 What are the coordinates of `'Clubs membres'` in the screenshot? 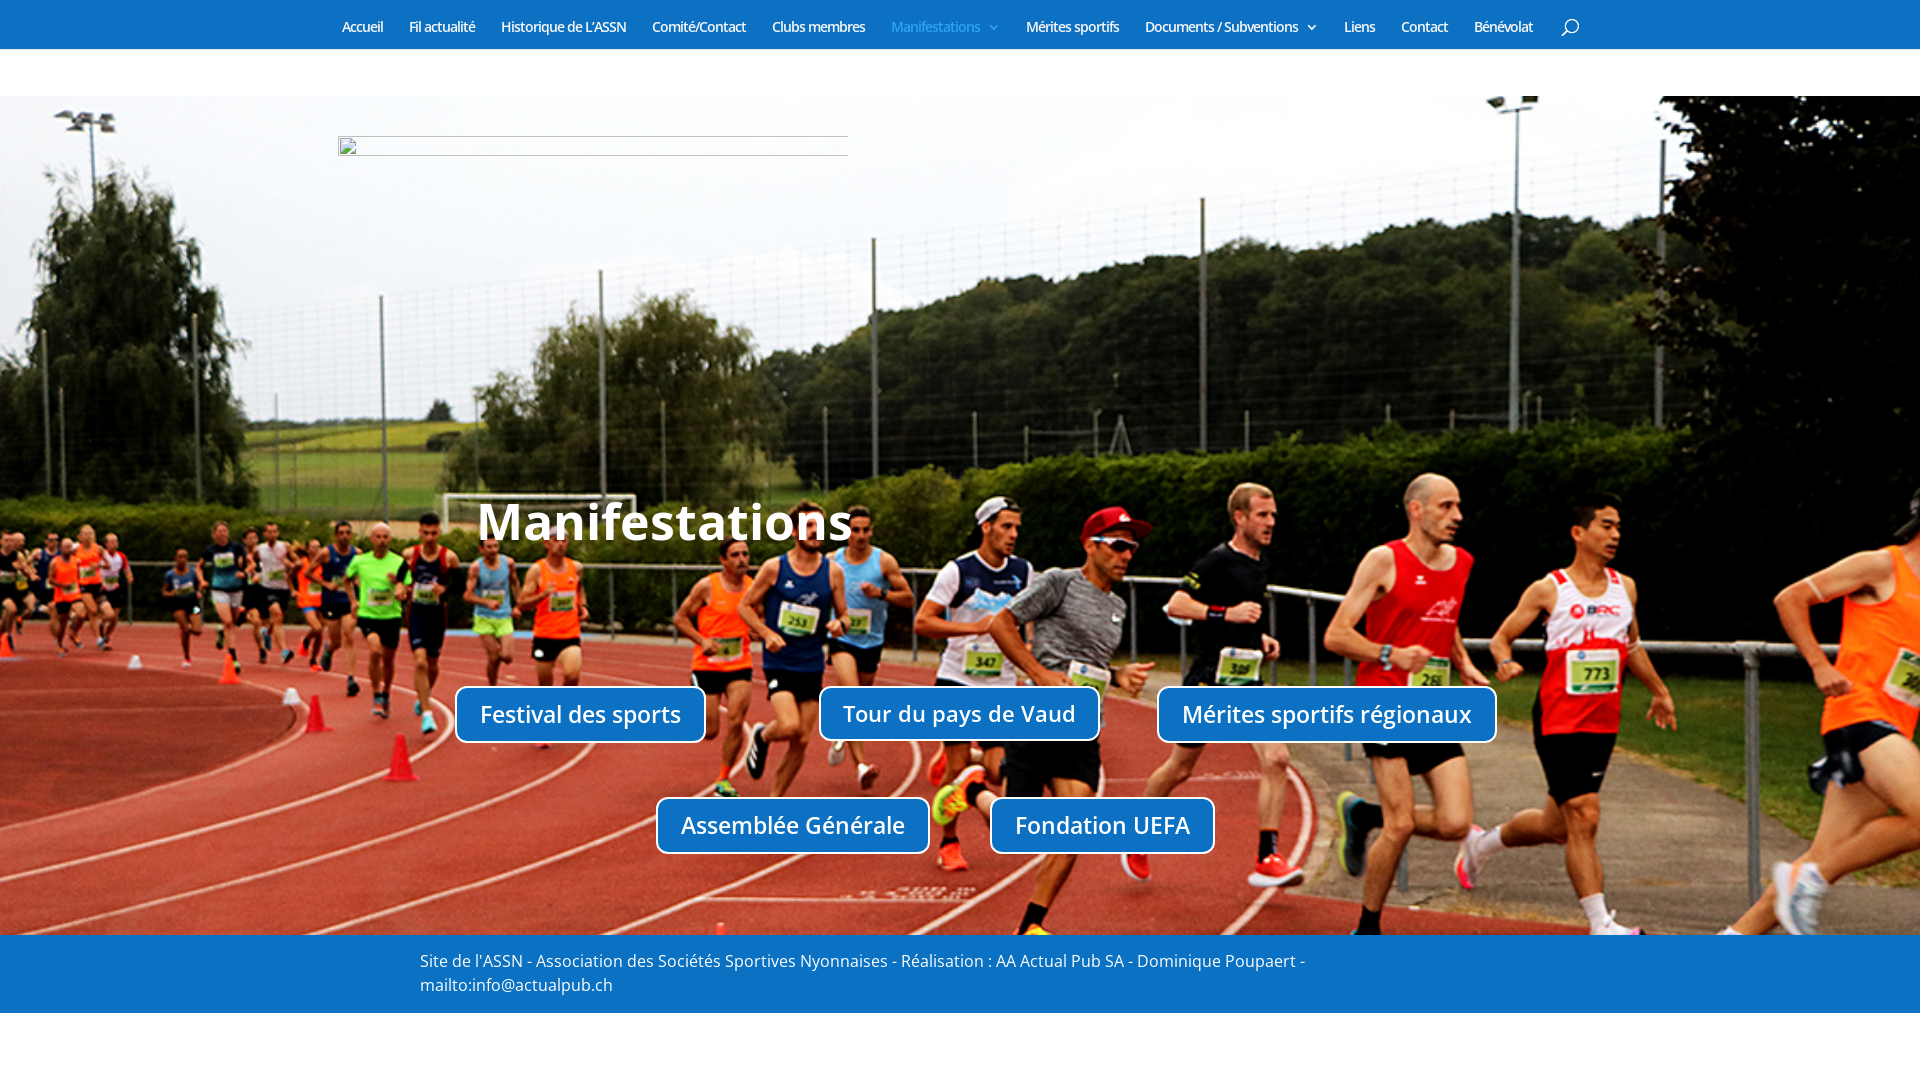 It's located at (818, 34).